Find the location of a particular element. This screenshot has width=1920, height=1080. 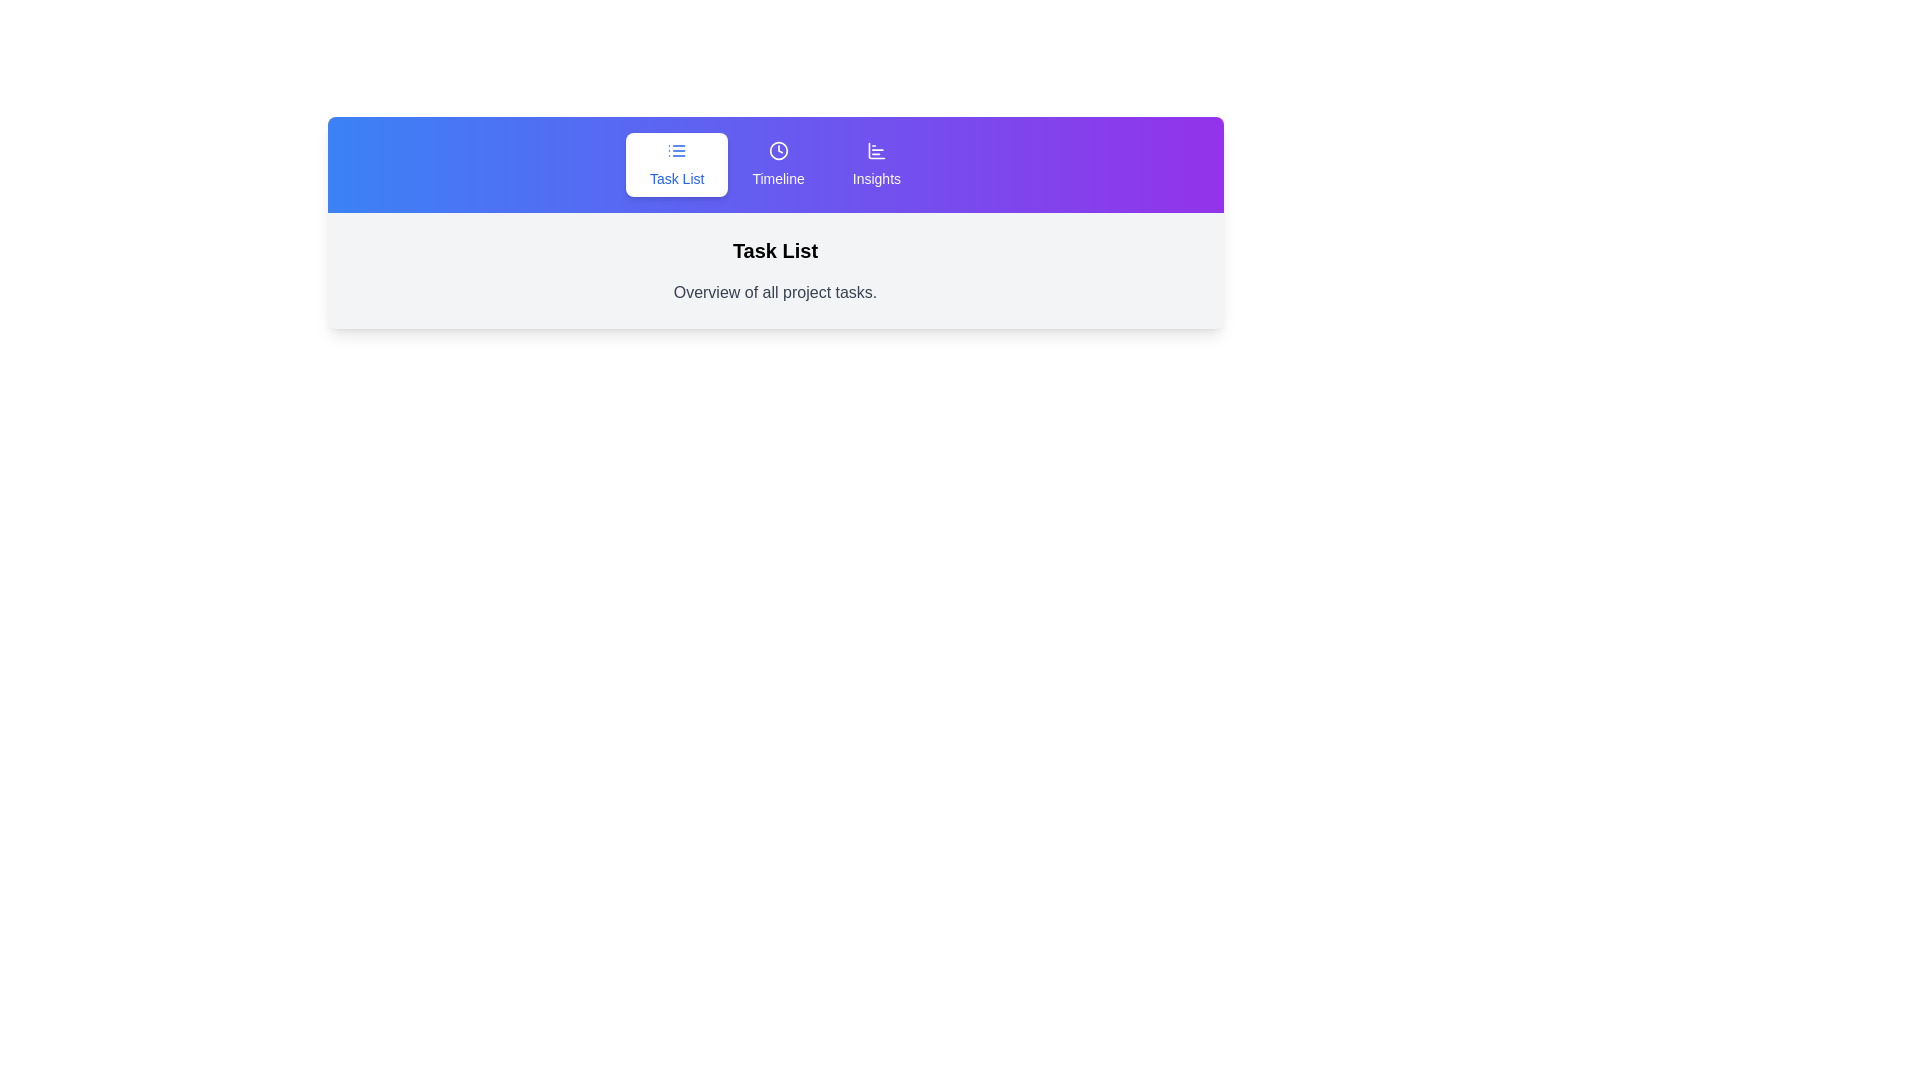

the tab labeled Timeline to switch to its view is located at coordinates (777, 164).